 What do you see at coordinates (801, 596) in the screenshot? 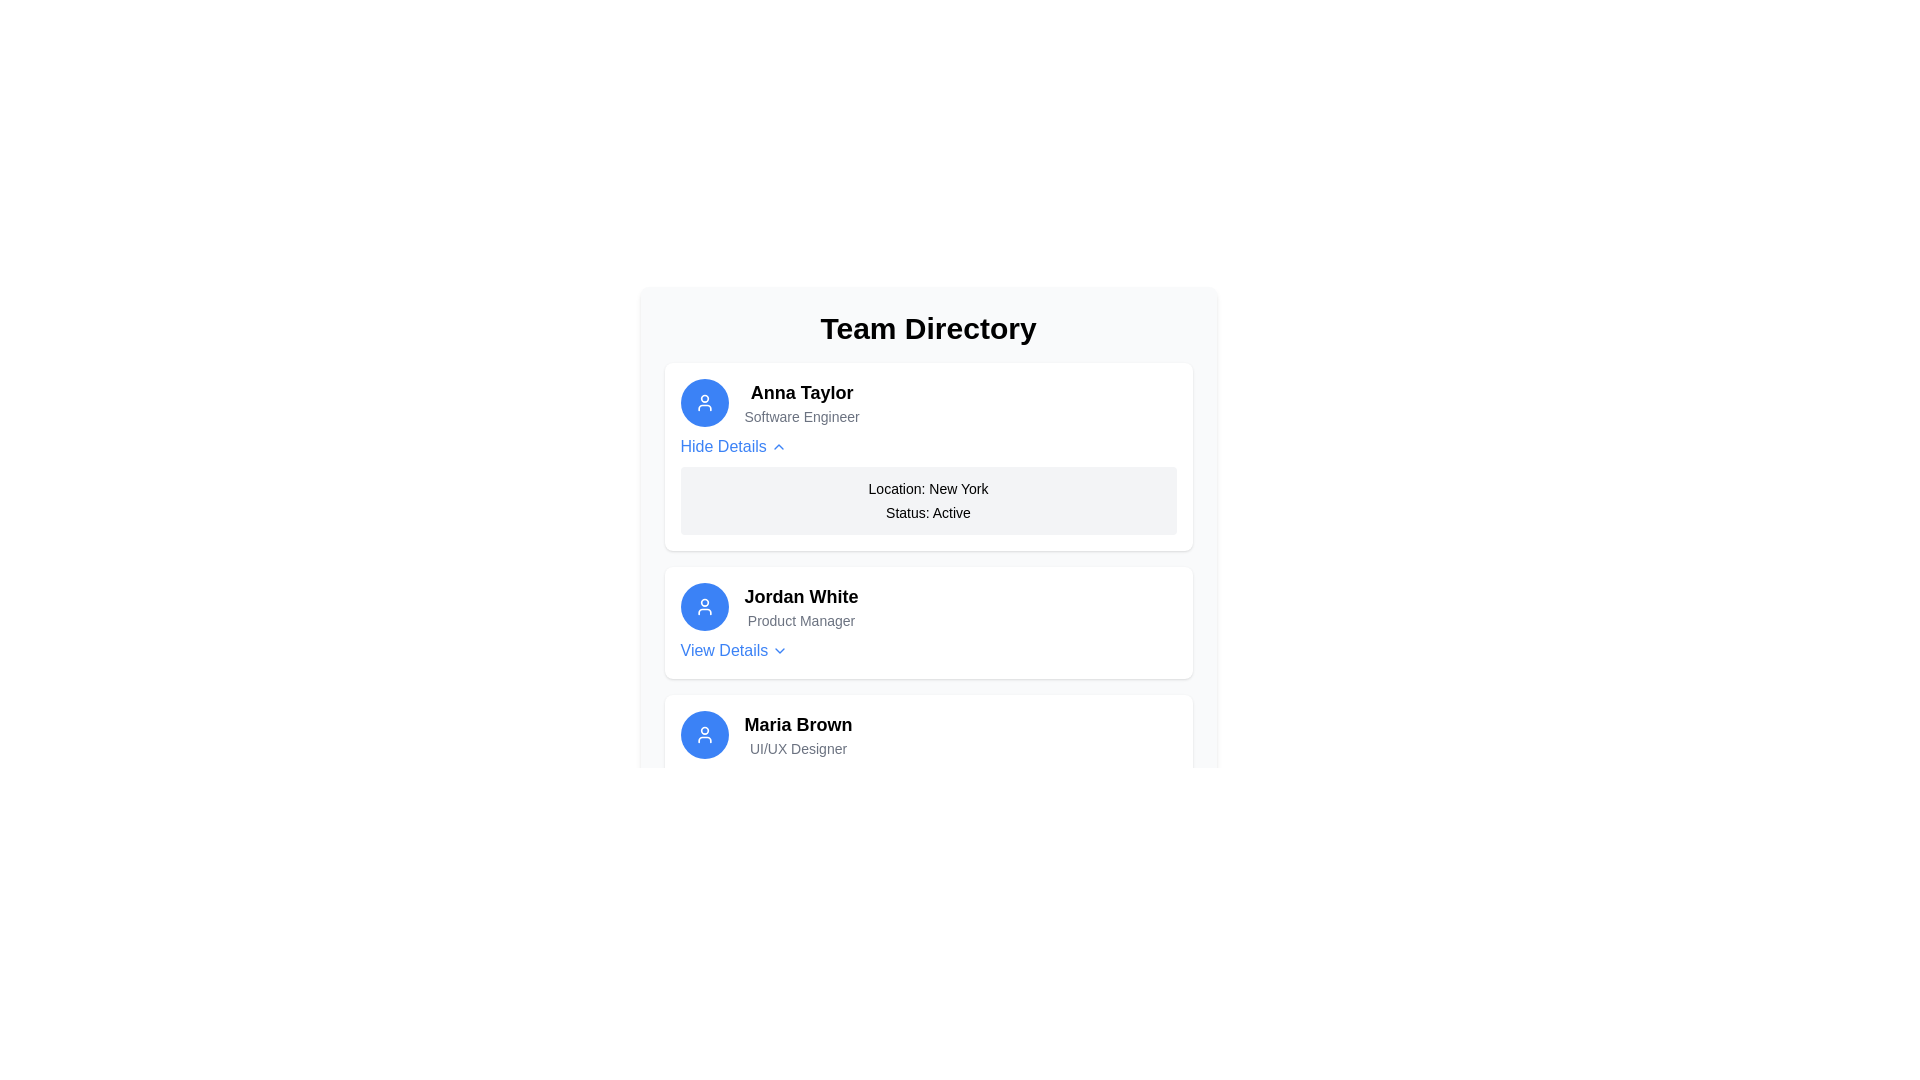
I see `name displayed in the text label showing 'Jordan White', which is prominently styled as a heading above the role title 'Product Manager' within the second user card of the 'Team Directory'` at bounding box center [801, 596].